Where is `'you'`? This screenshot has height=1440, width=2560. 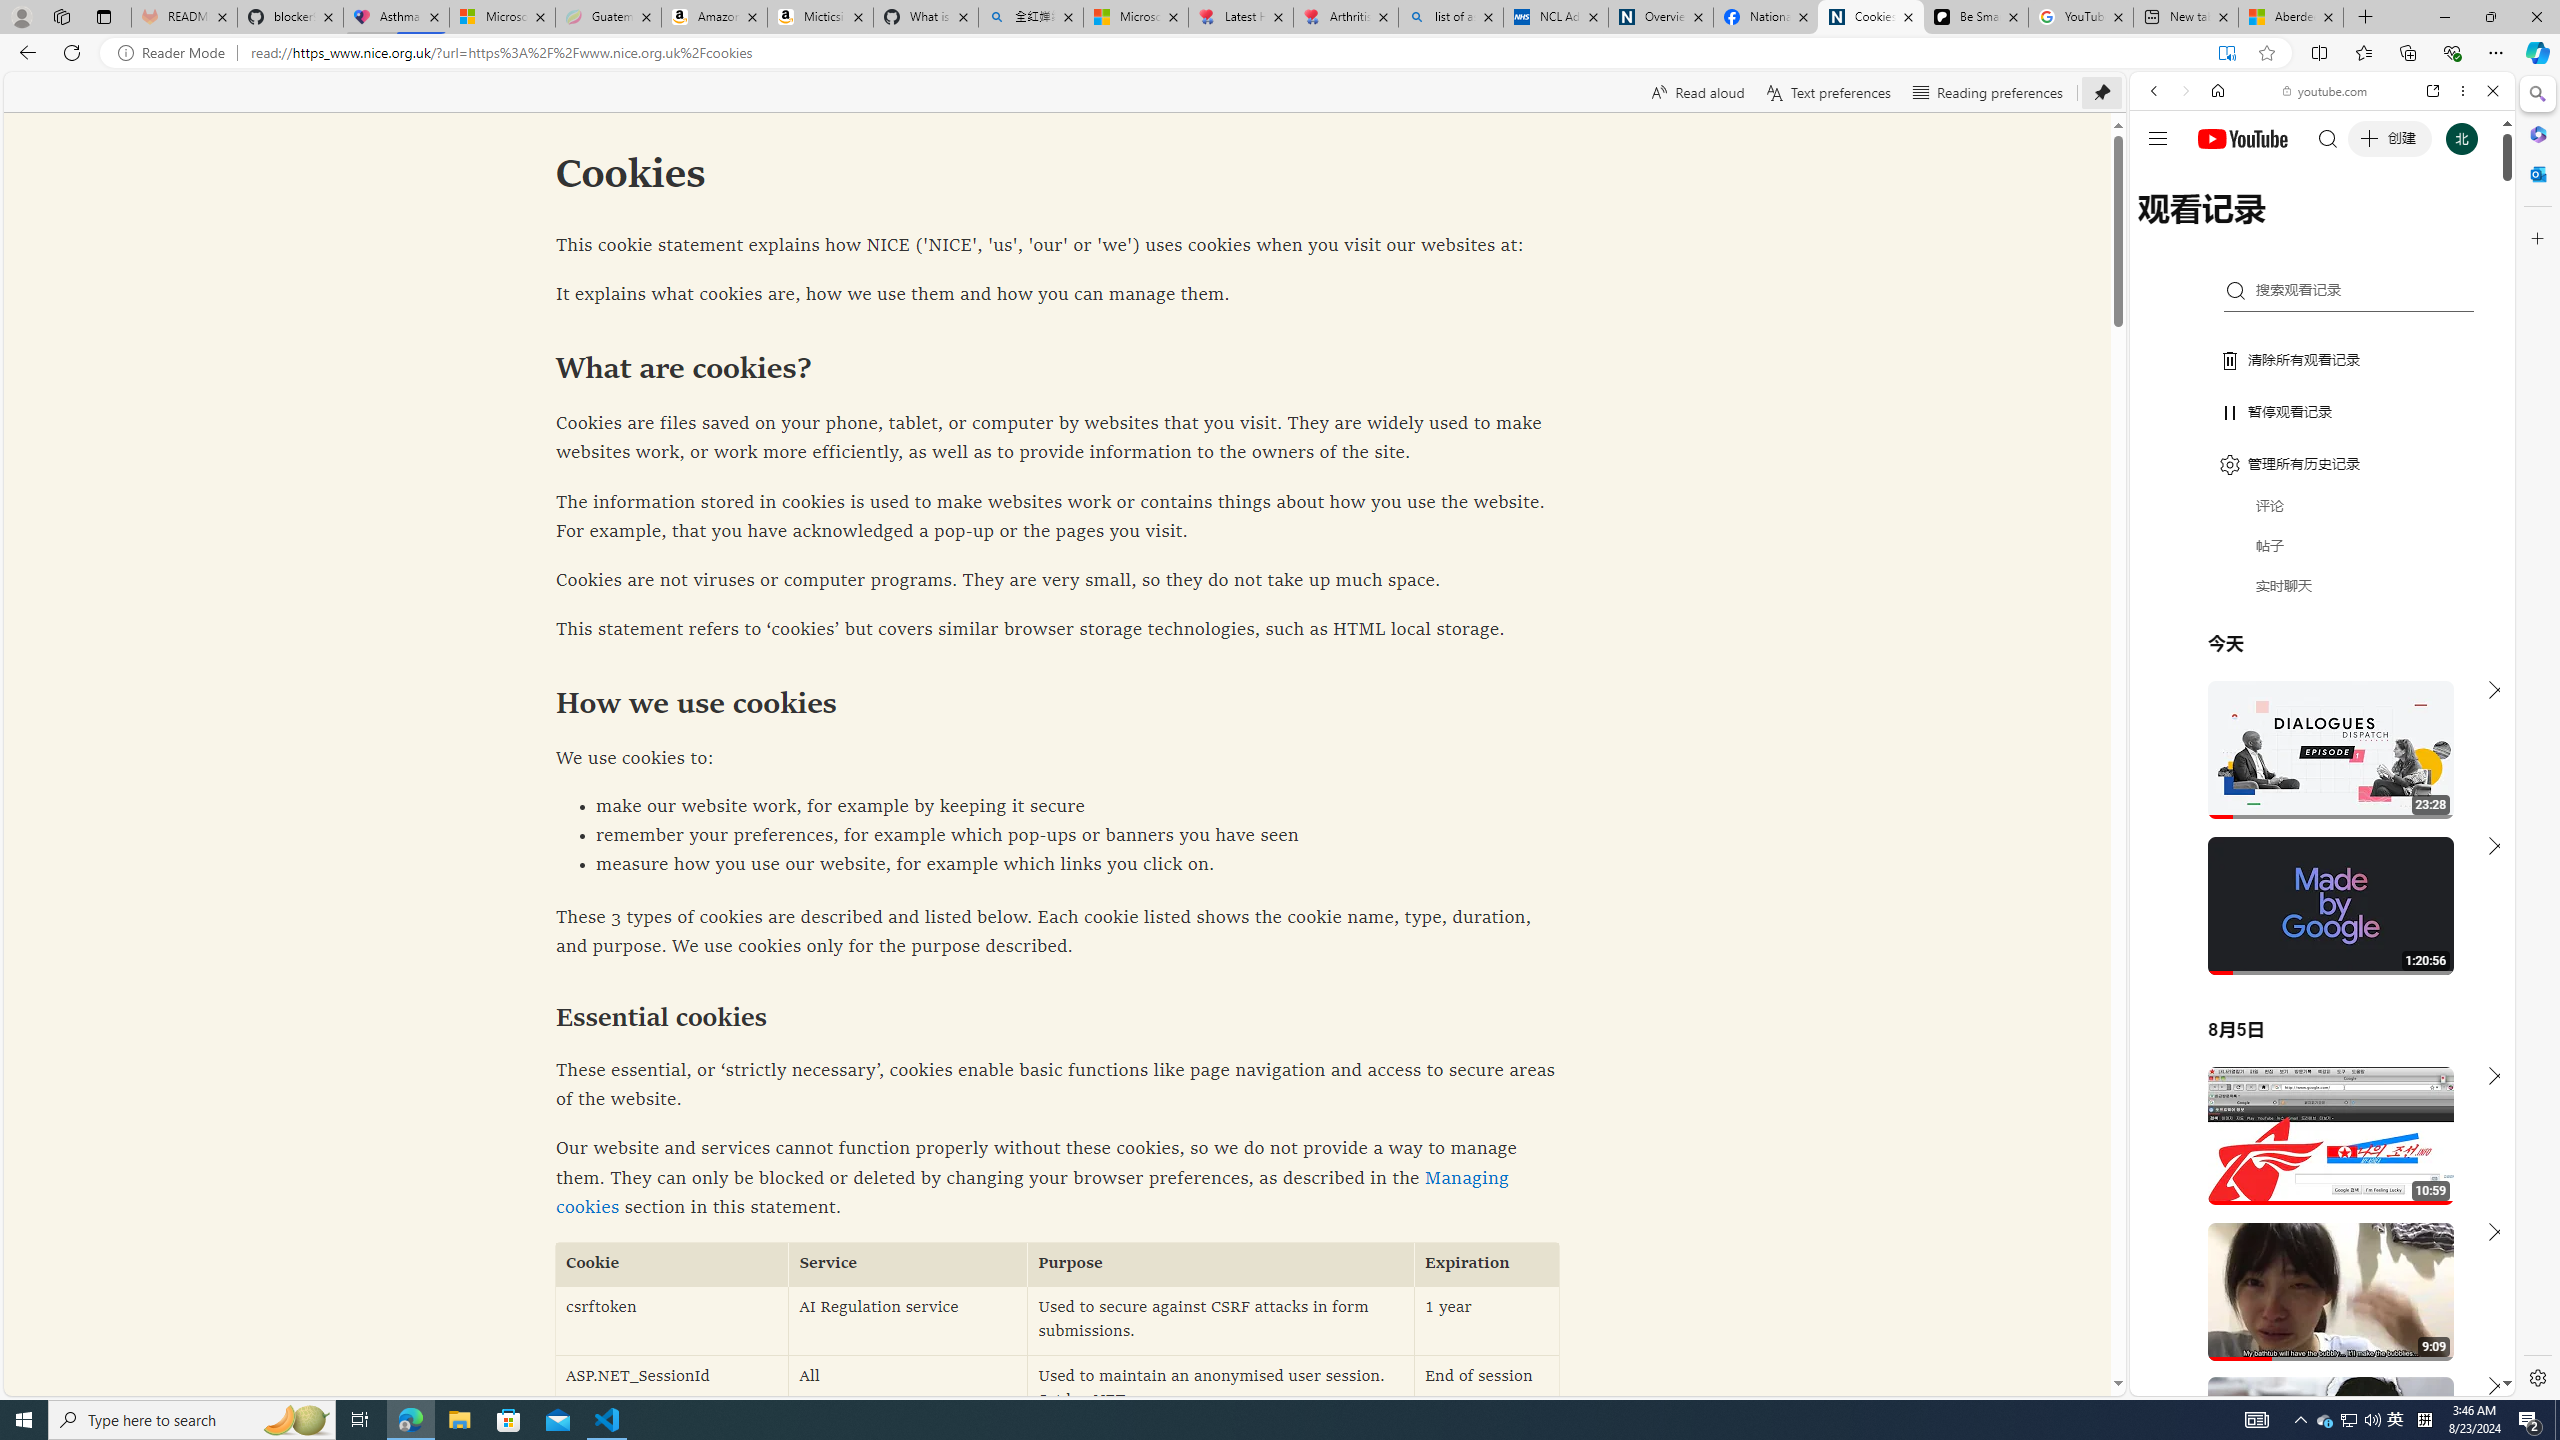
'you' is located at coordinates (2314, 1328).